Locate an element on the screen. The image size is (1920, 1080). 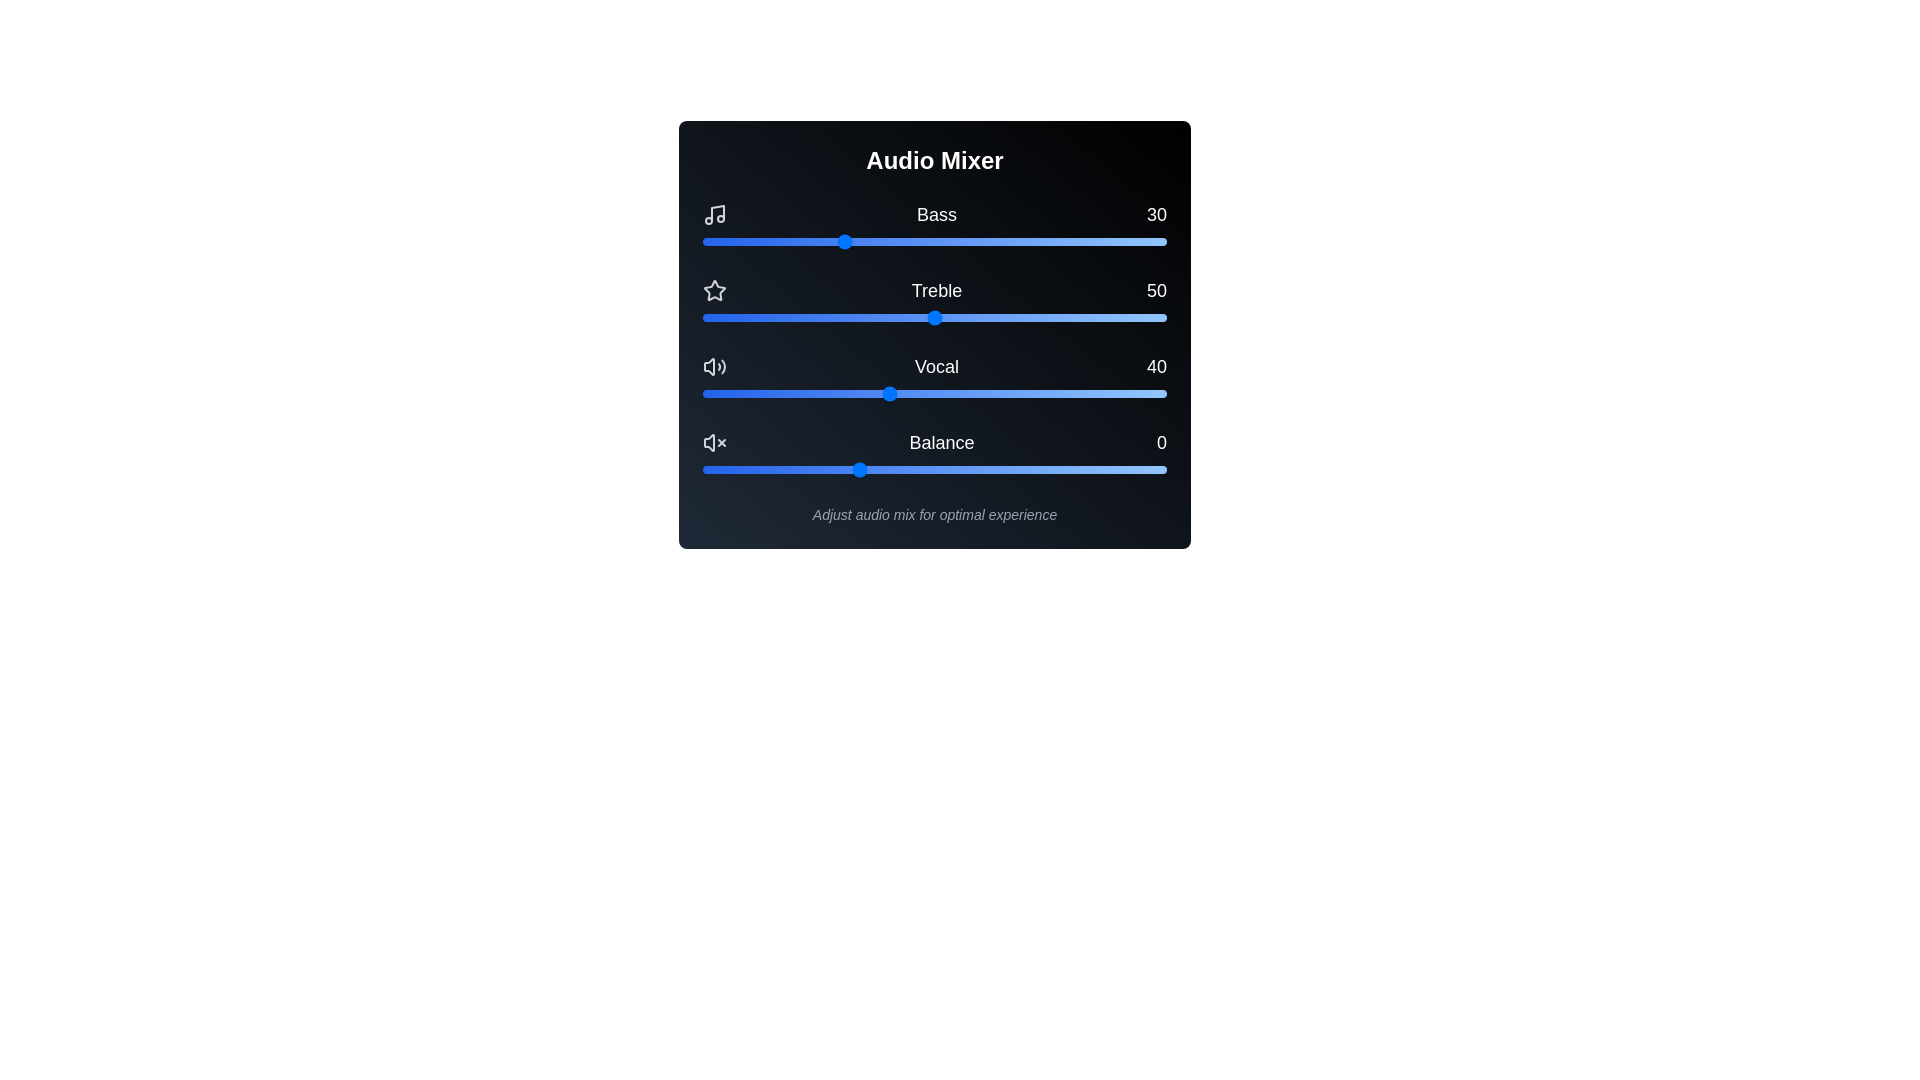
the balance slider to -5 within its range of -50 to 100 is located at coordinates (842, 470).